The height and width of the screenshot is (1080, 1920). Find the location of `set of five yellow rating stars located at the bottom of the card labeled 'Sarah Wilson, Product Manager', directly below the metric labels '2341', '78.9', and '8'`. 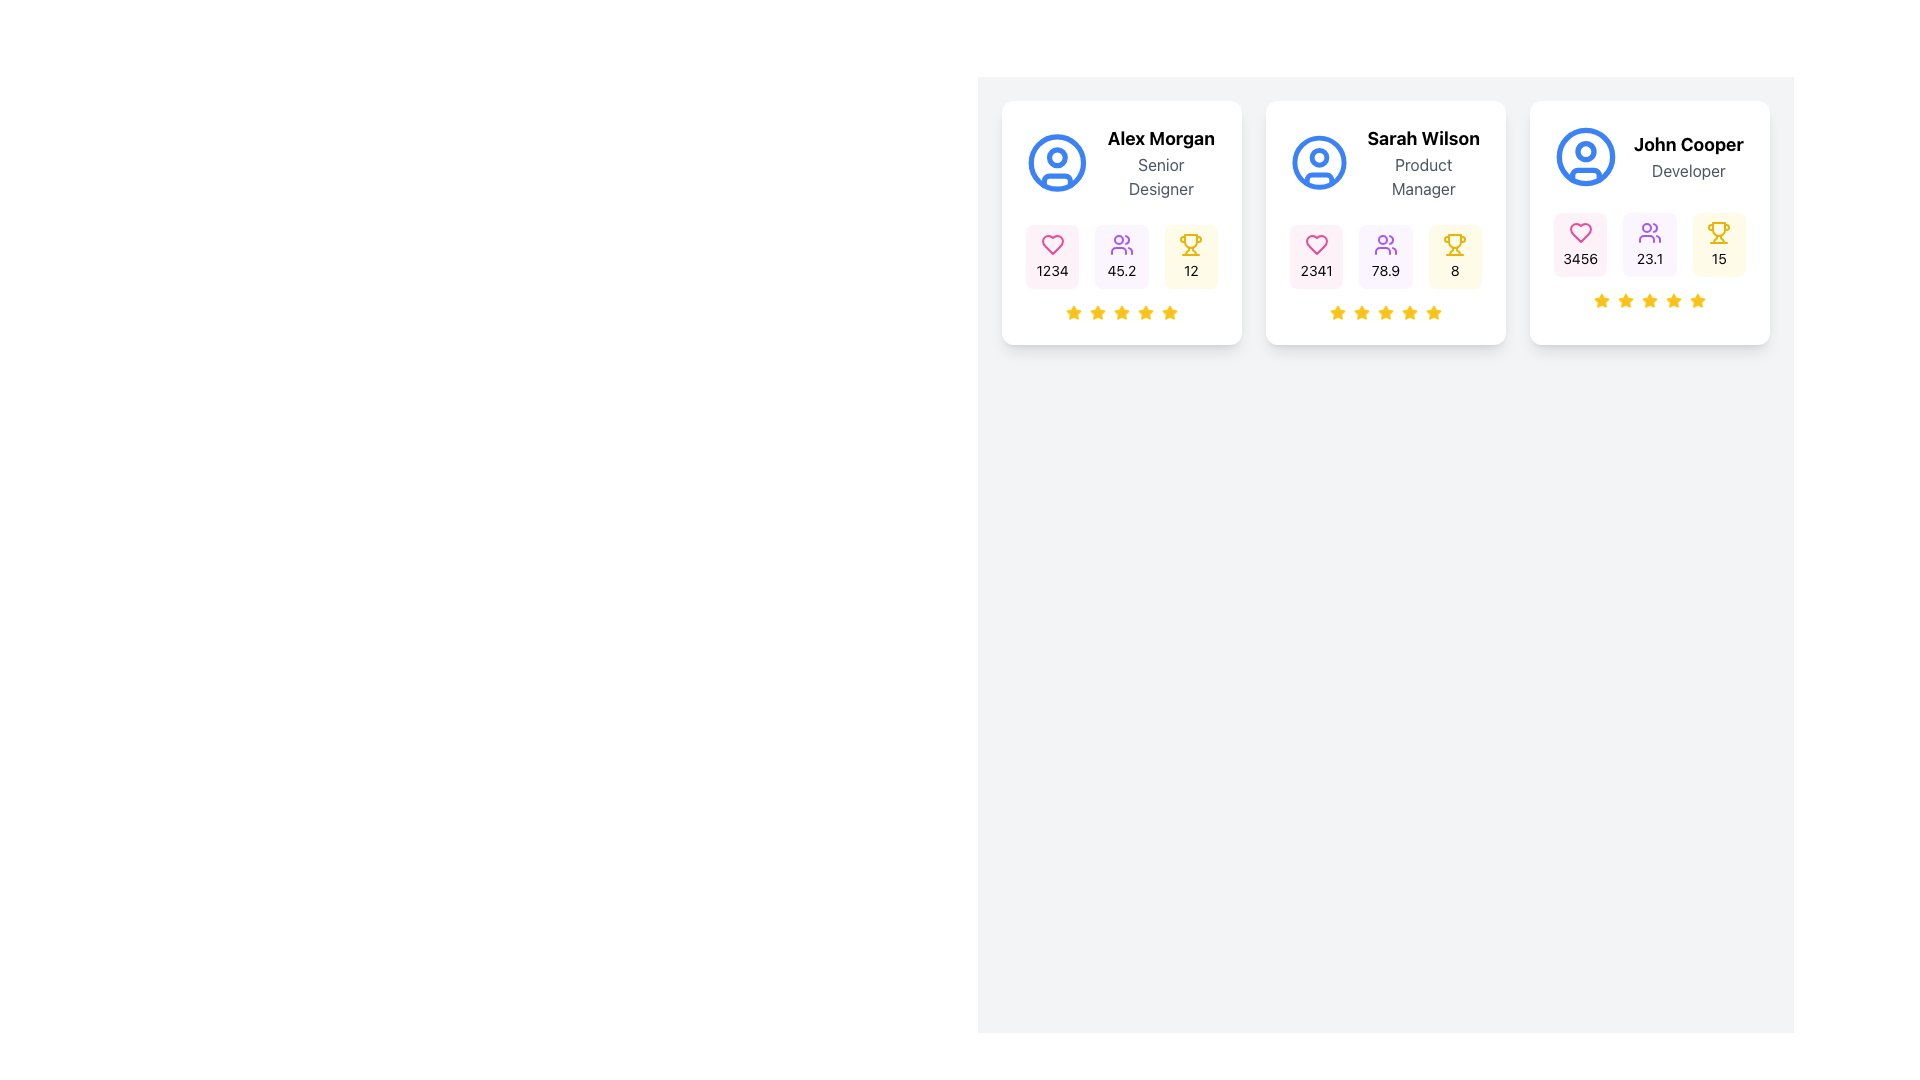

set of five yellow rating stars located at the bottom of the card labeled 'Sarah Wilson, Product Manager', directly below the metric labels '2341', '78.9', and '8' is located at coordinates (1385, 312).